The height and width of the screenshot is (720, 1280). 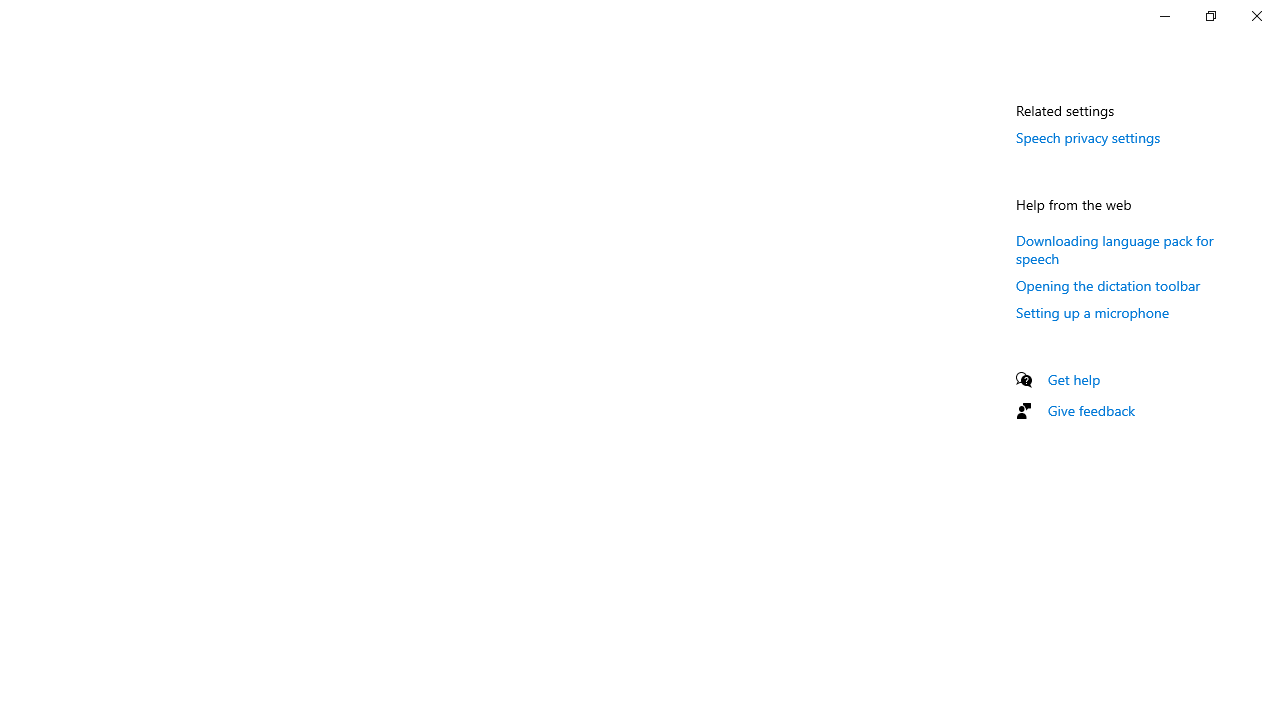 What do you see at coordinates (1209, 15) in the screenshot?
I see `'Restore Settings'` at bounding box center [1209, 15].